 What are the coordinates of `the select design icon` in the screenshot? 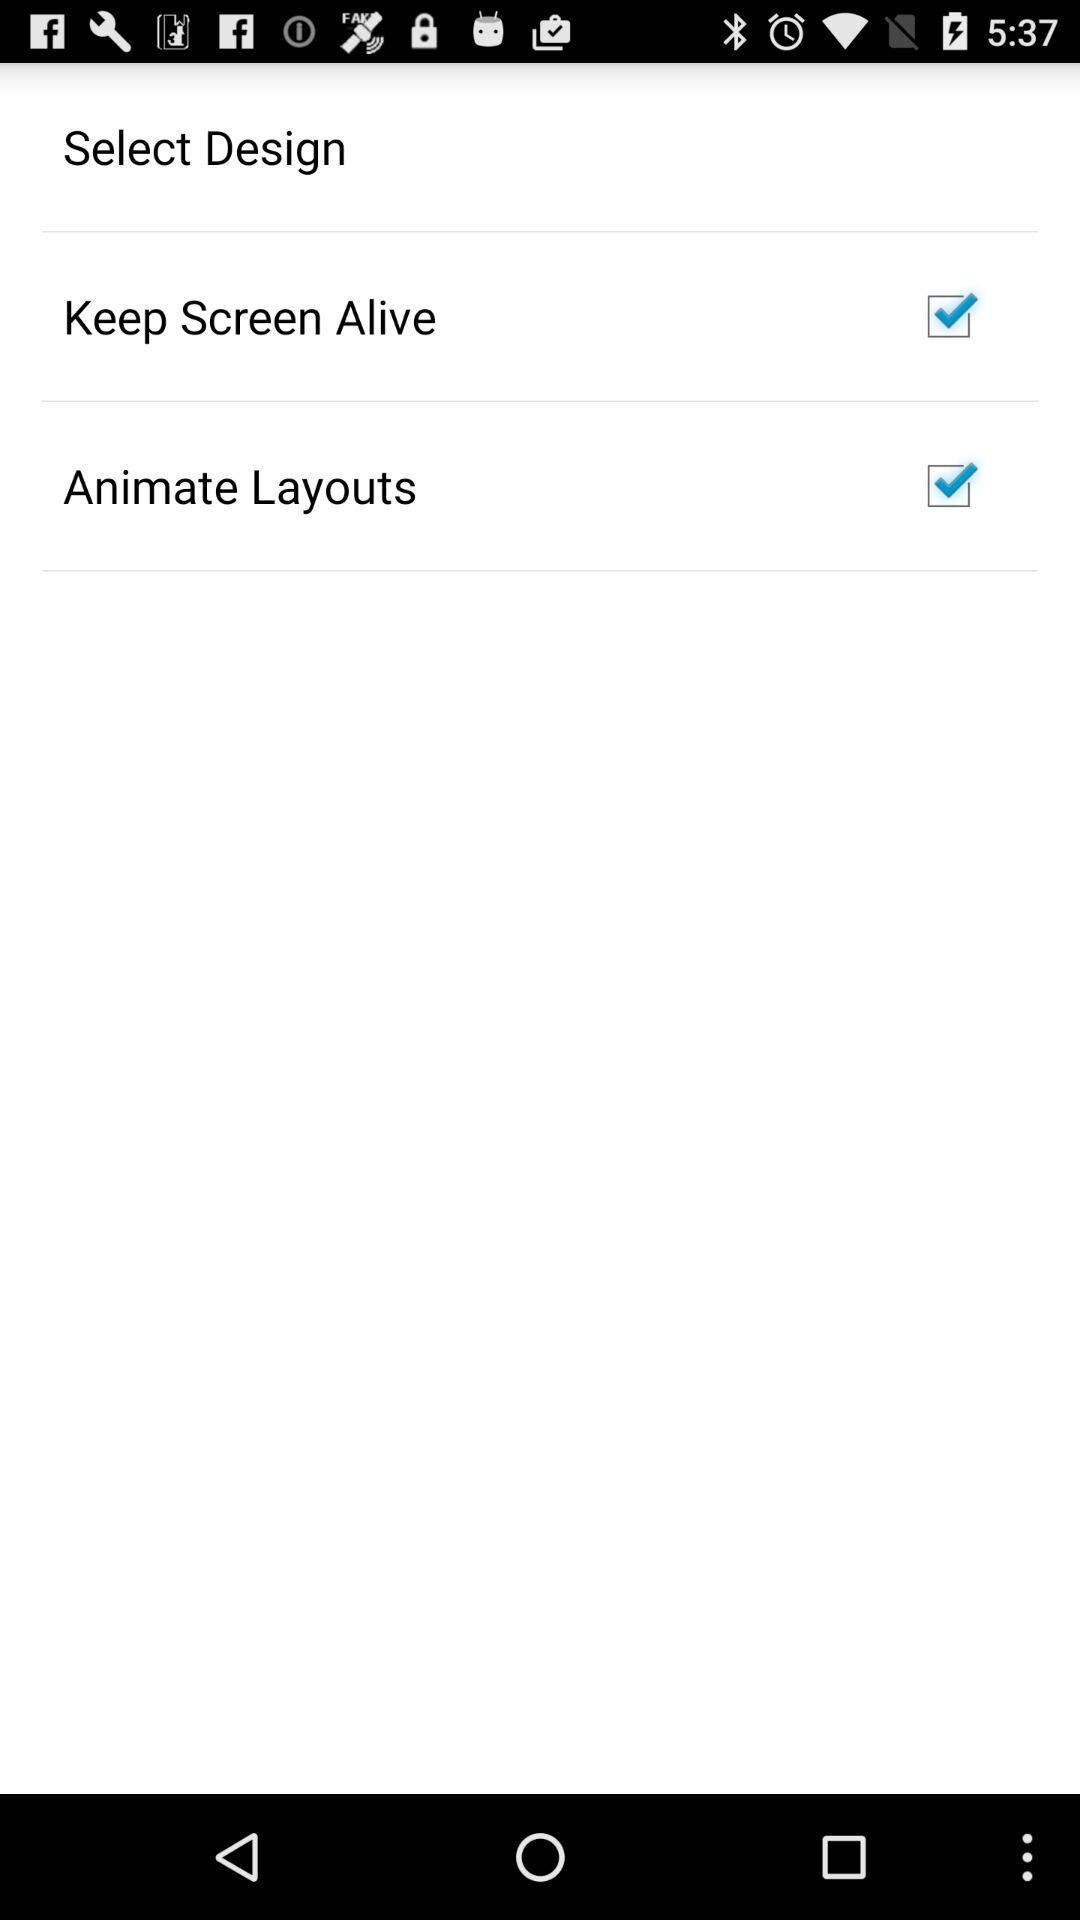 It's located at (205, 145).